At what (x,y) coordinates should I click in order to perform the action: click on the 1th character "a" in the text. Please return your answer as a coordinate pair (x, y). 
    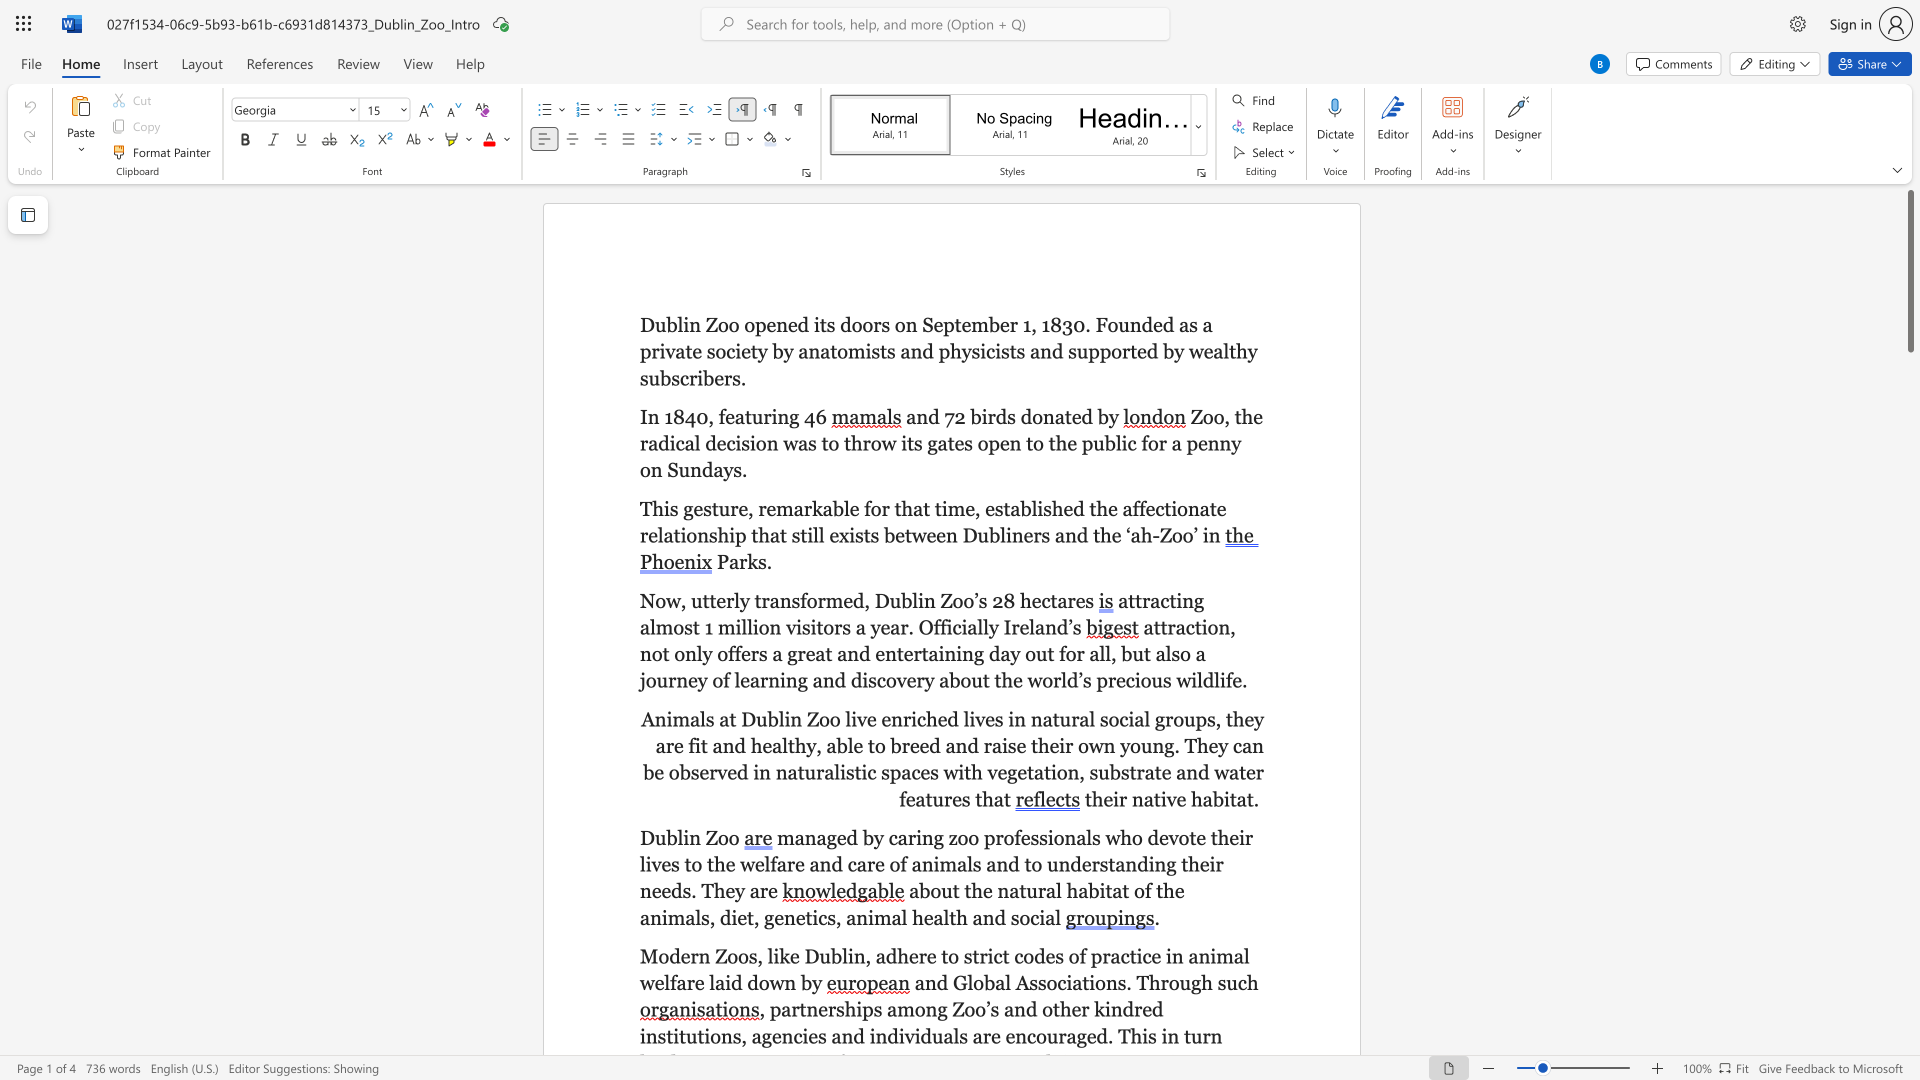
    Looking at the image, I should click on (1123, 599).